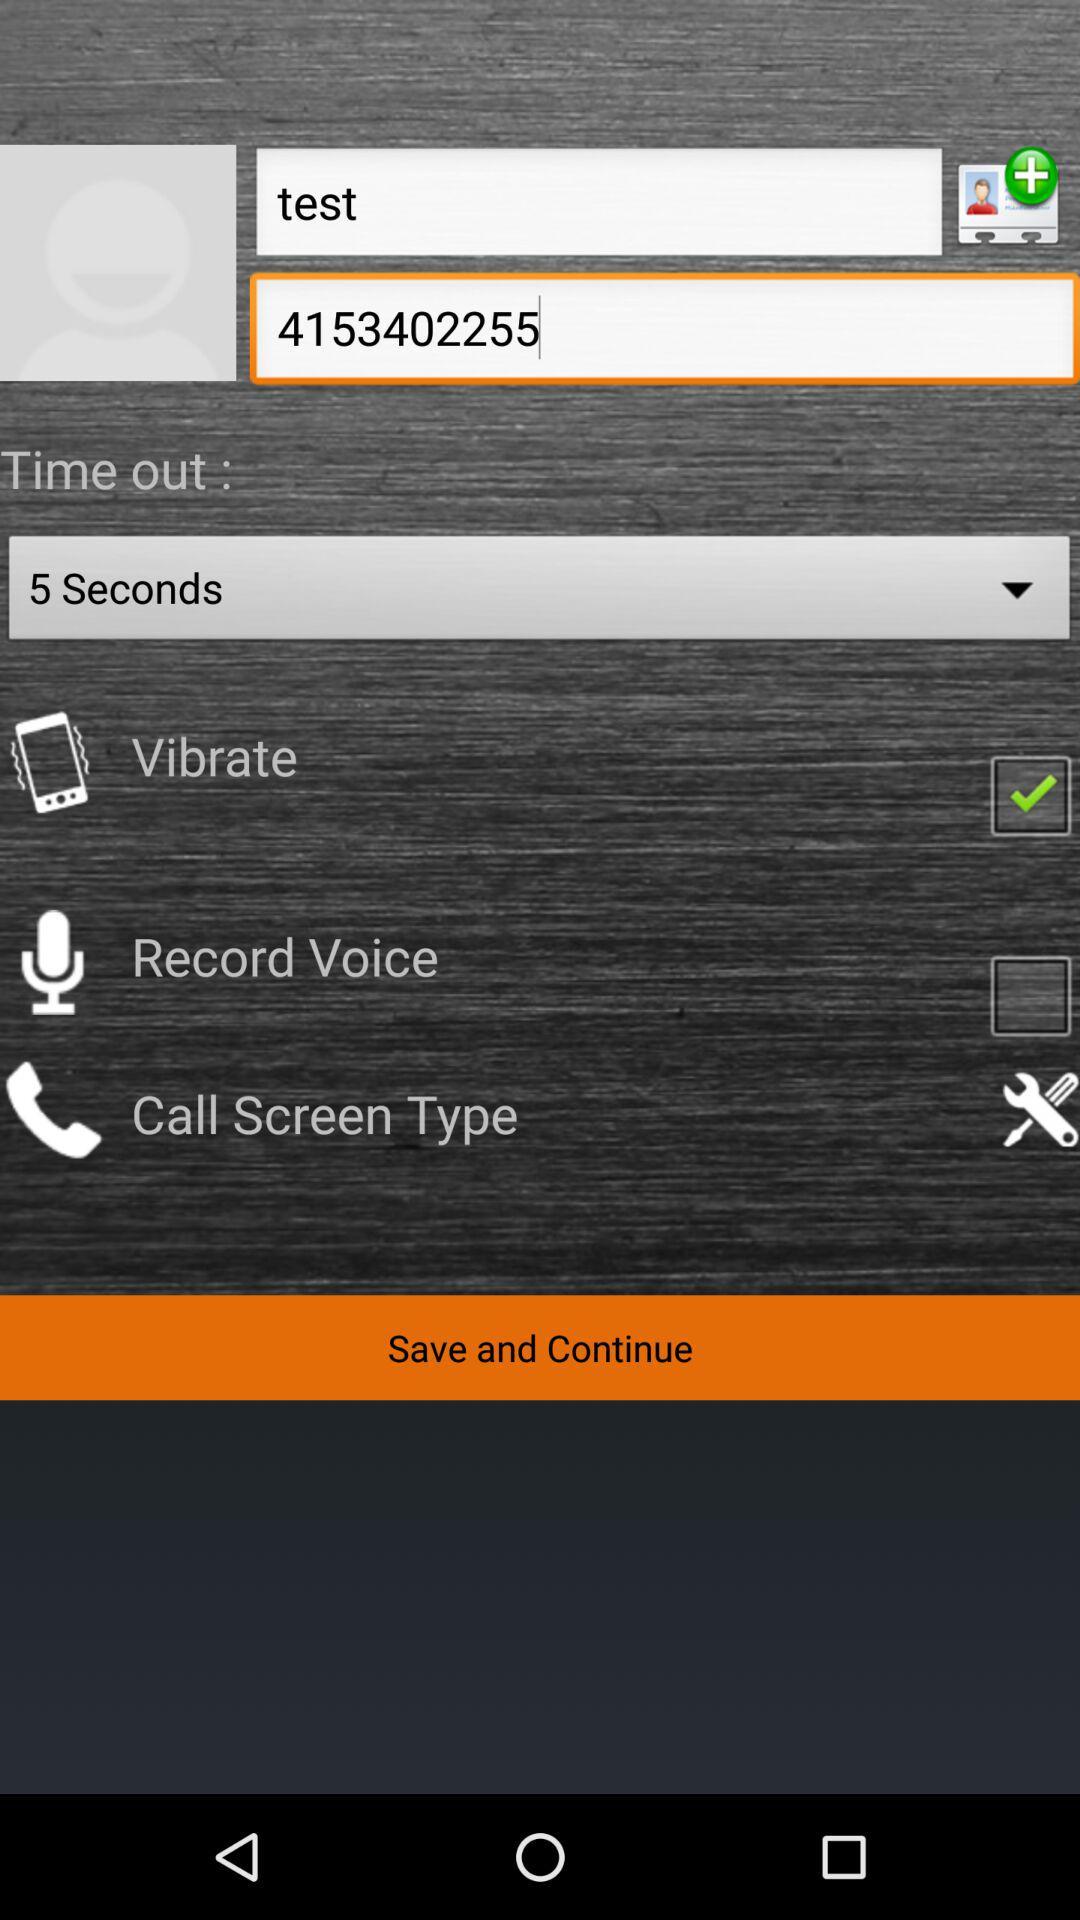  Describe the element at coordinates (1030, 994) in the screenshot. I see `check here if you would like to record your voice` at that location.